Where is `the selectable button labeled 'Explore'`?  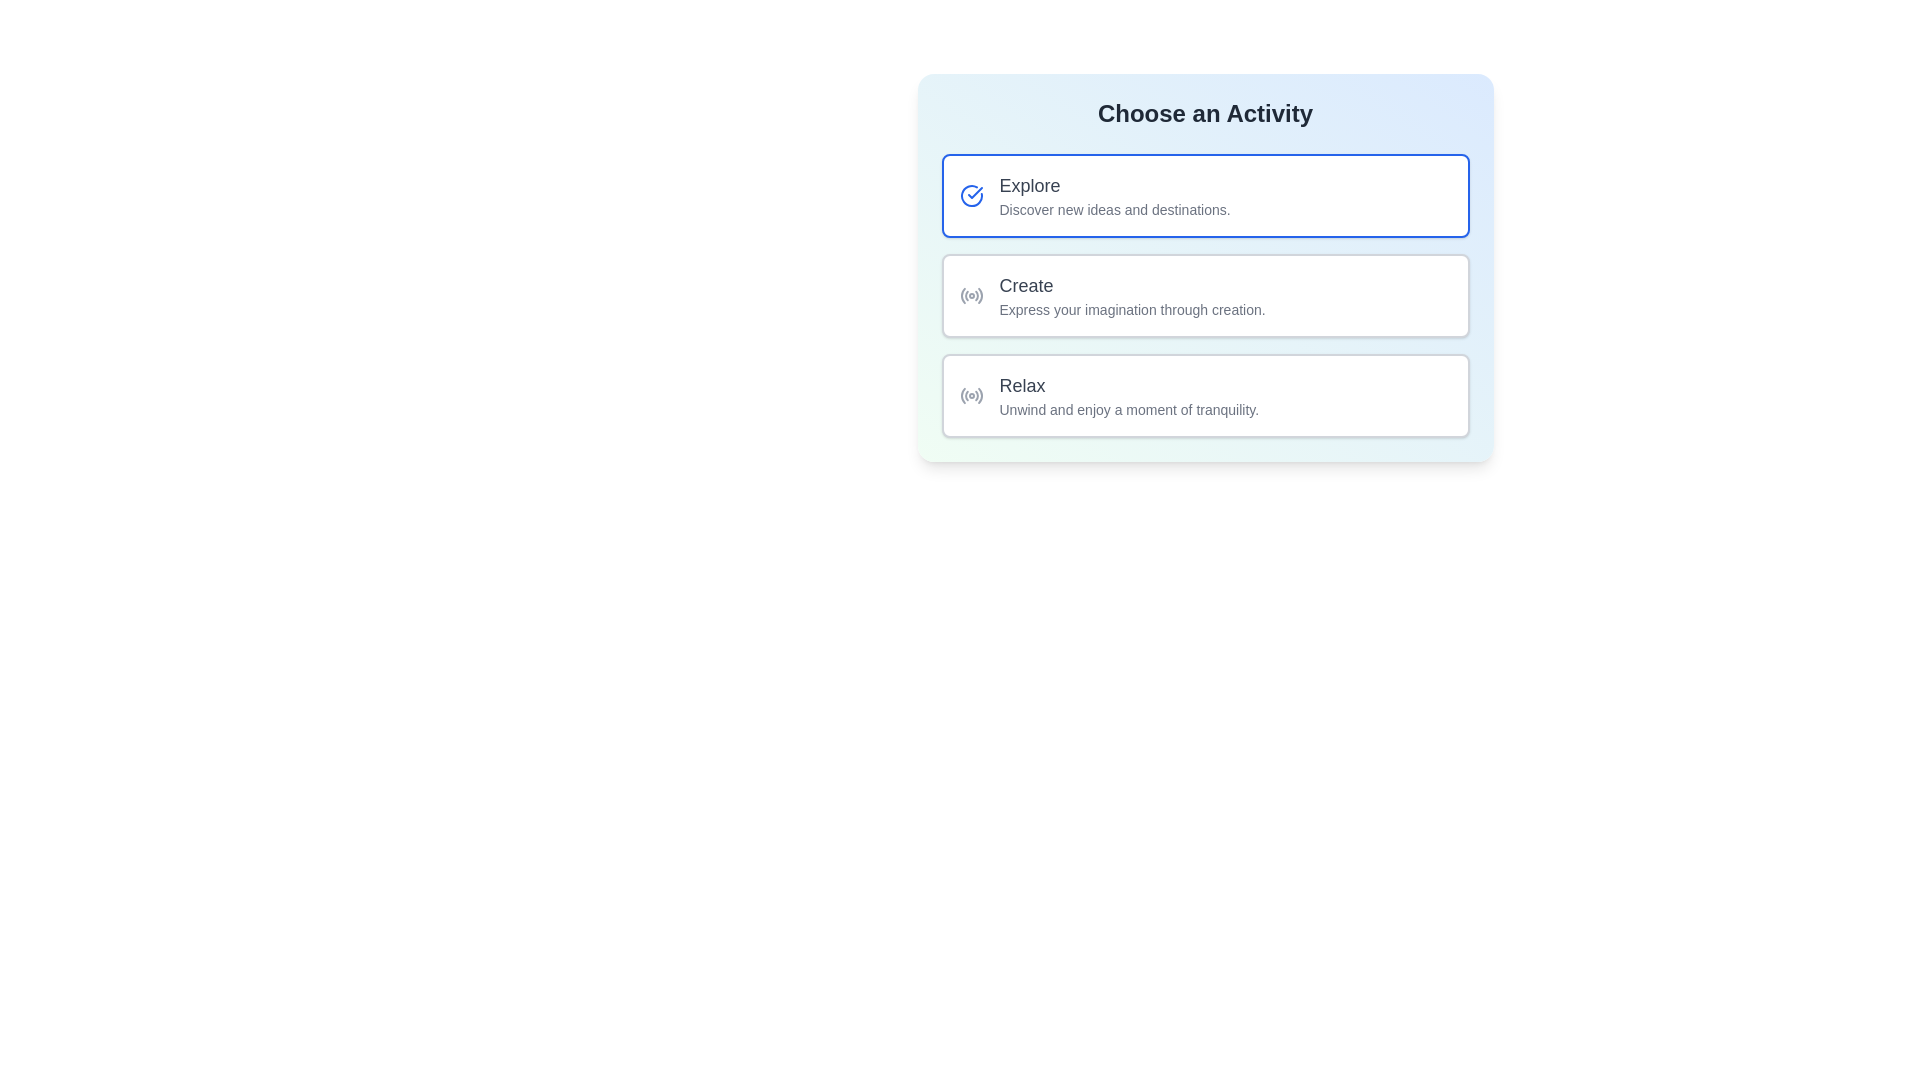
the selectable button labeled 'Explore' is located at coordinates (1204, 196).